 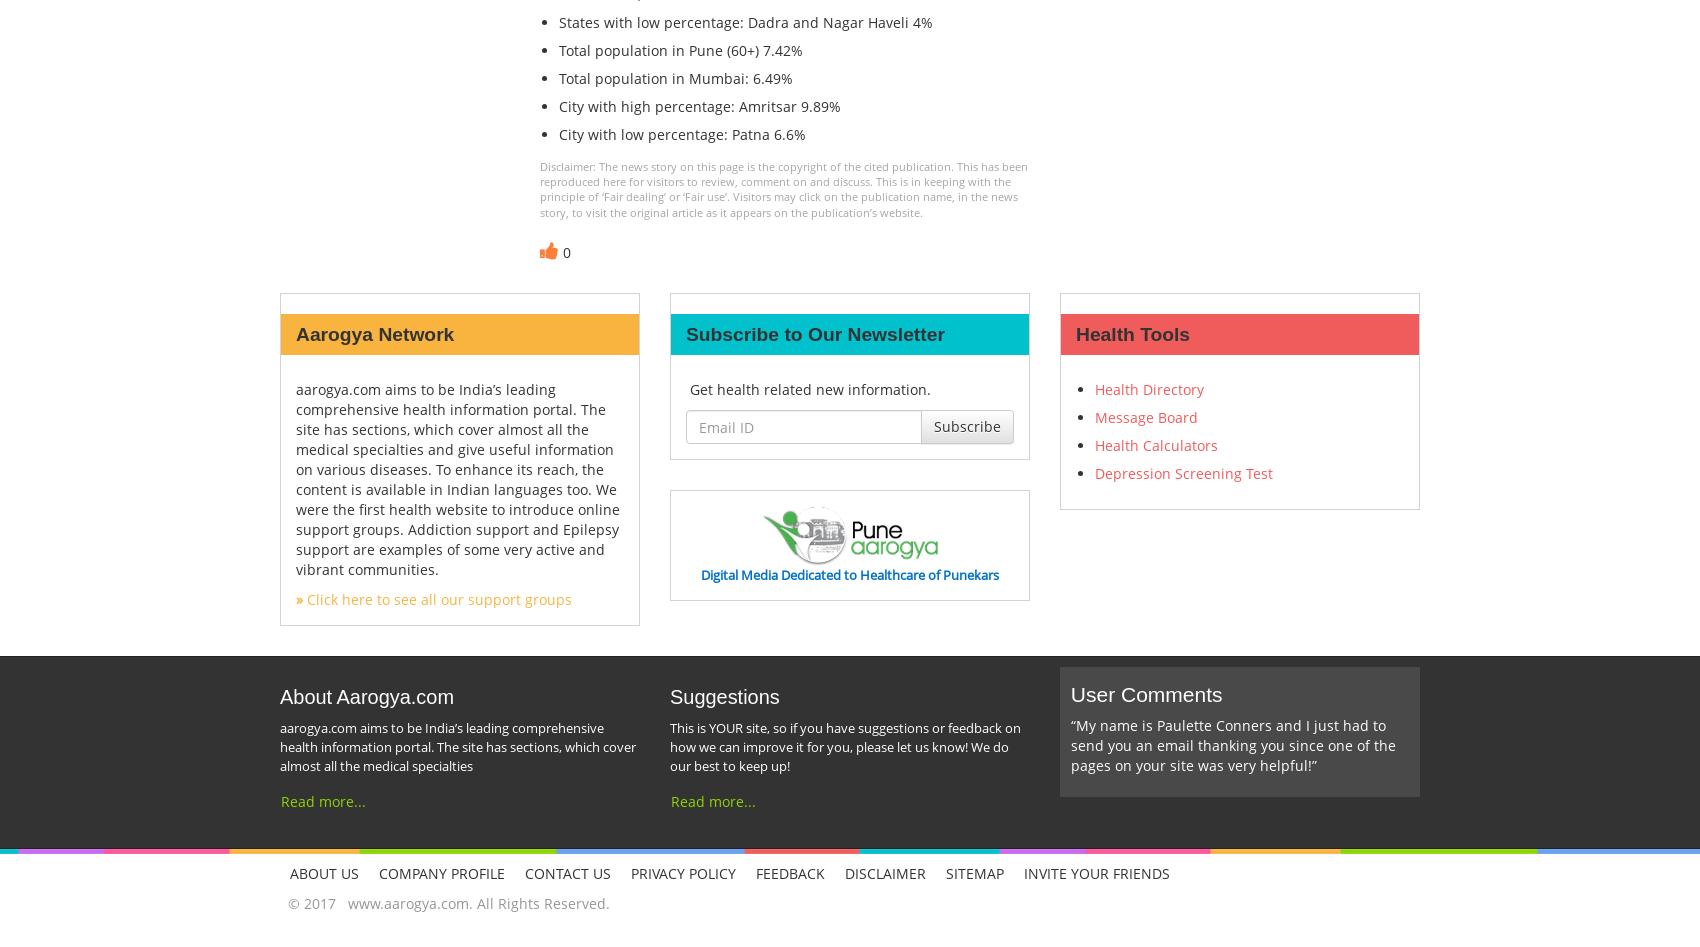 What do you see at coordinates (457, 745) in the screenshot?
I see `'aarogya.com aims to be India’s leading  comprehensive health information portal. The site has sections, which cover almost all the medical specialties'` at bounding box center [457, 745].